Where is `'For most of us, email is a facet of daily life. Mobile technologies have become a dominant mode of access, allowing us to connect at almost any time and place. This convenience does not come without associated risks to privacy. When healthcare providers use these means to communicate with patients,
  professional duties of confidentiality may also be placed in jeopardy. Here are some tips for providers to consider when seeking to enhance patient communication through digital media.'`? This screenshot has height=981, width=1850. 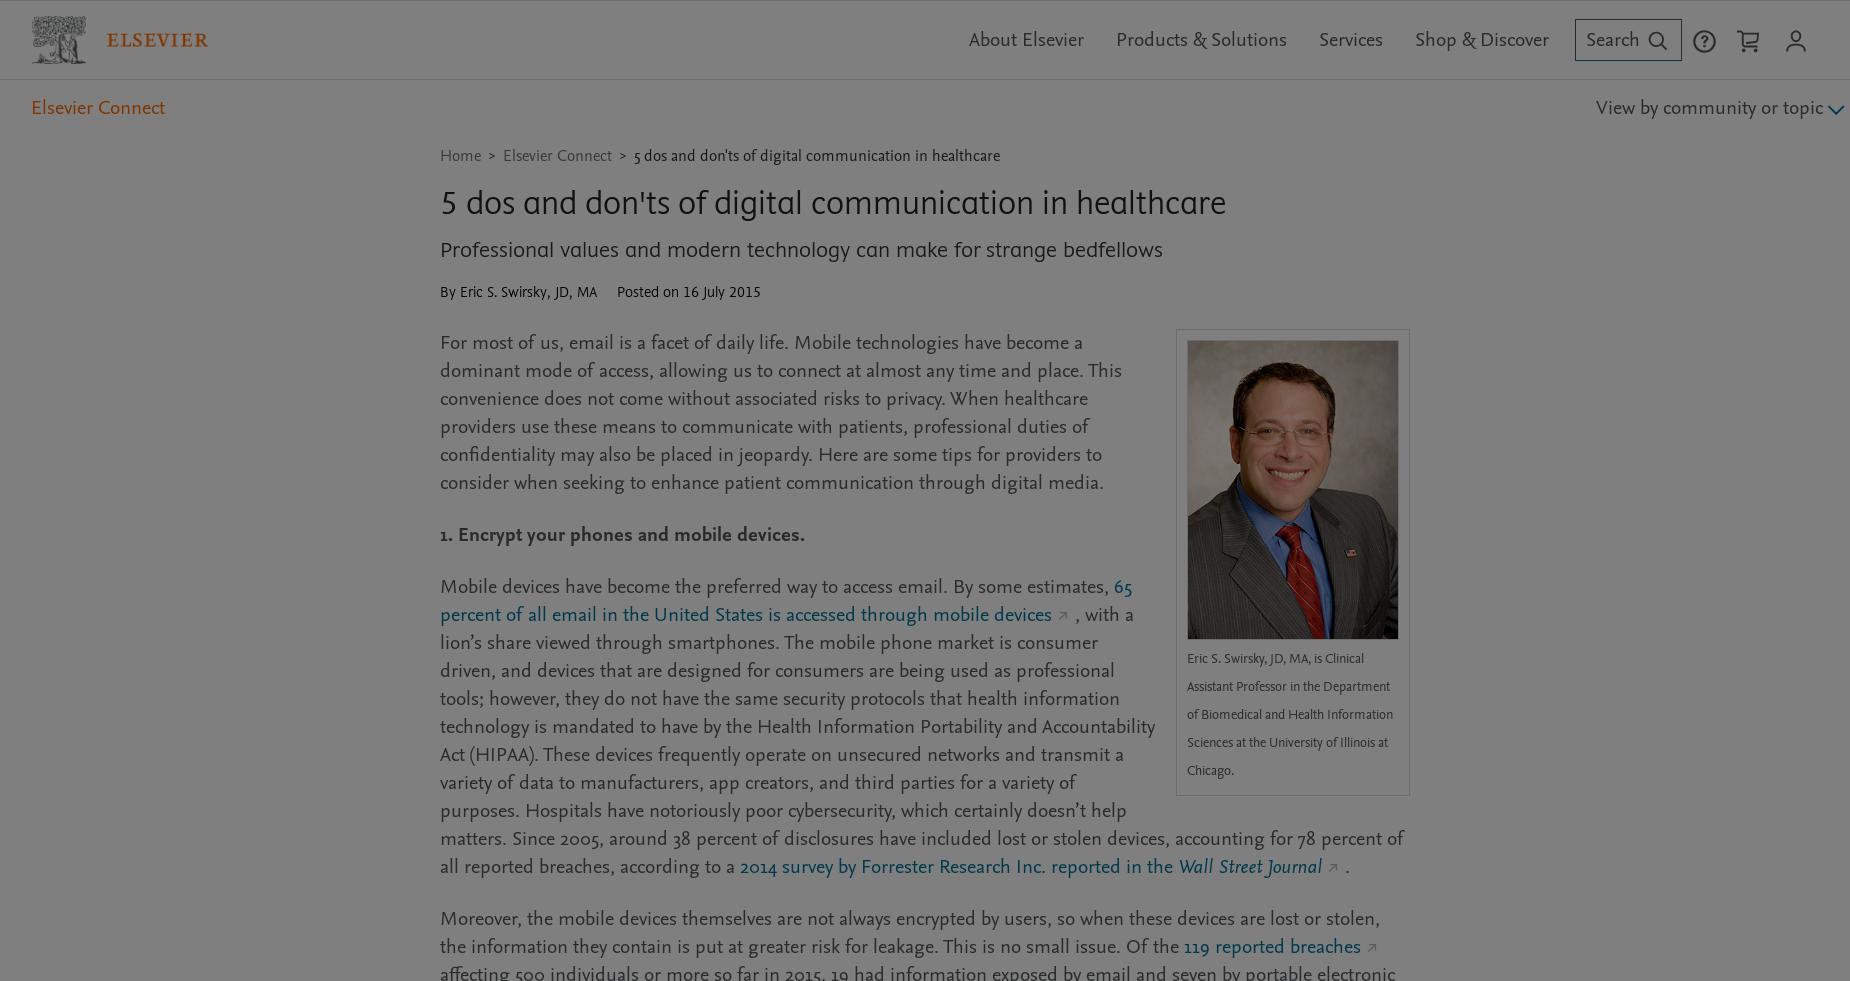 'For most of us, email is a facet of daily life. Mobile technologies have become a dominant mode of access, allowing us to connect at almost any time and place. This convenience does not come without associated risks to privacy. When healthcare providers use these means to communicate with patients,
  professional duties of confidentiality may also be placed in jeopardy. Here are some tips for providers to consider when seeking to enhance patient communication through digital media.' is located at coordinates (781, 411).